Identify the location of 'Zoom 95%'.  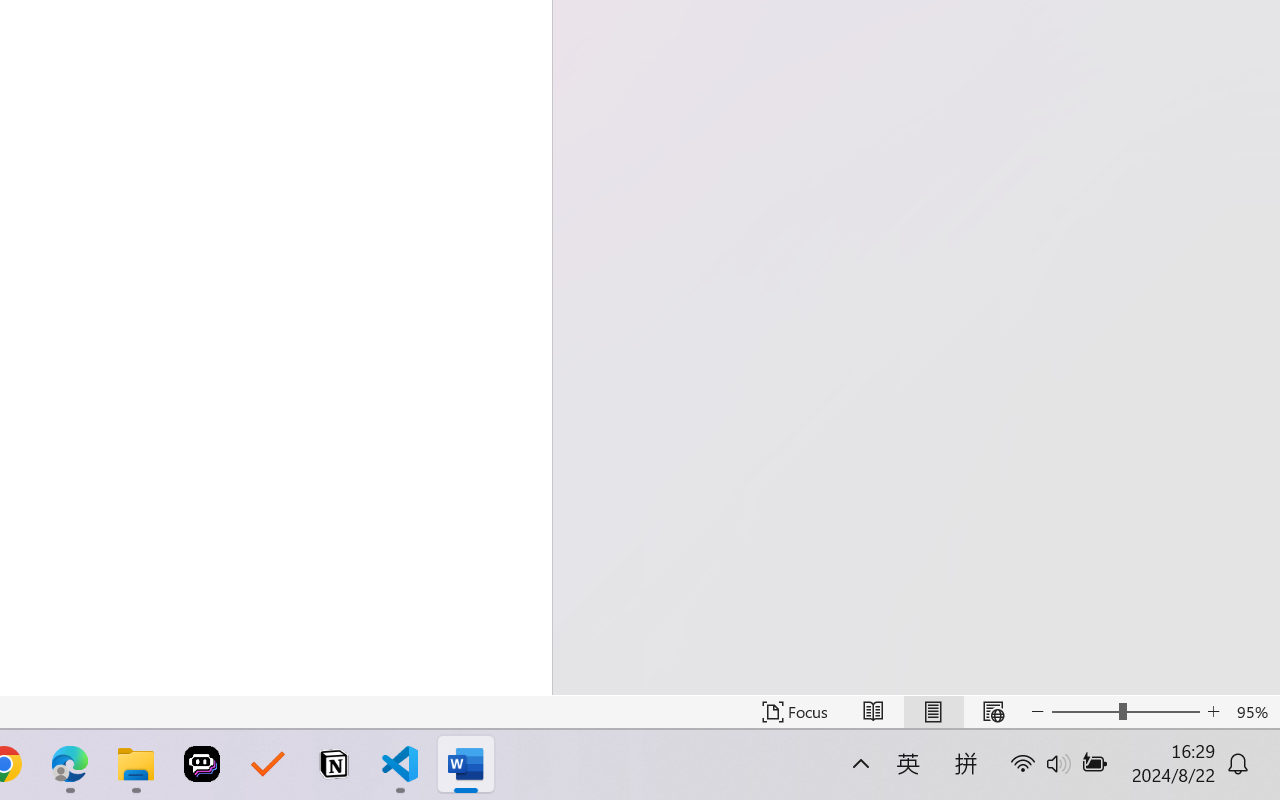
(1252, 711).